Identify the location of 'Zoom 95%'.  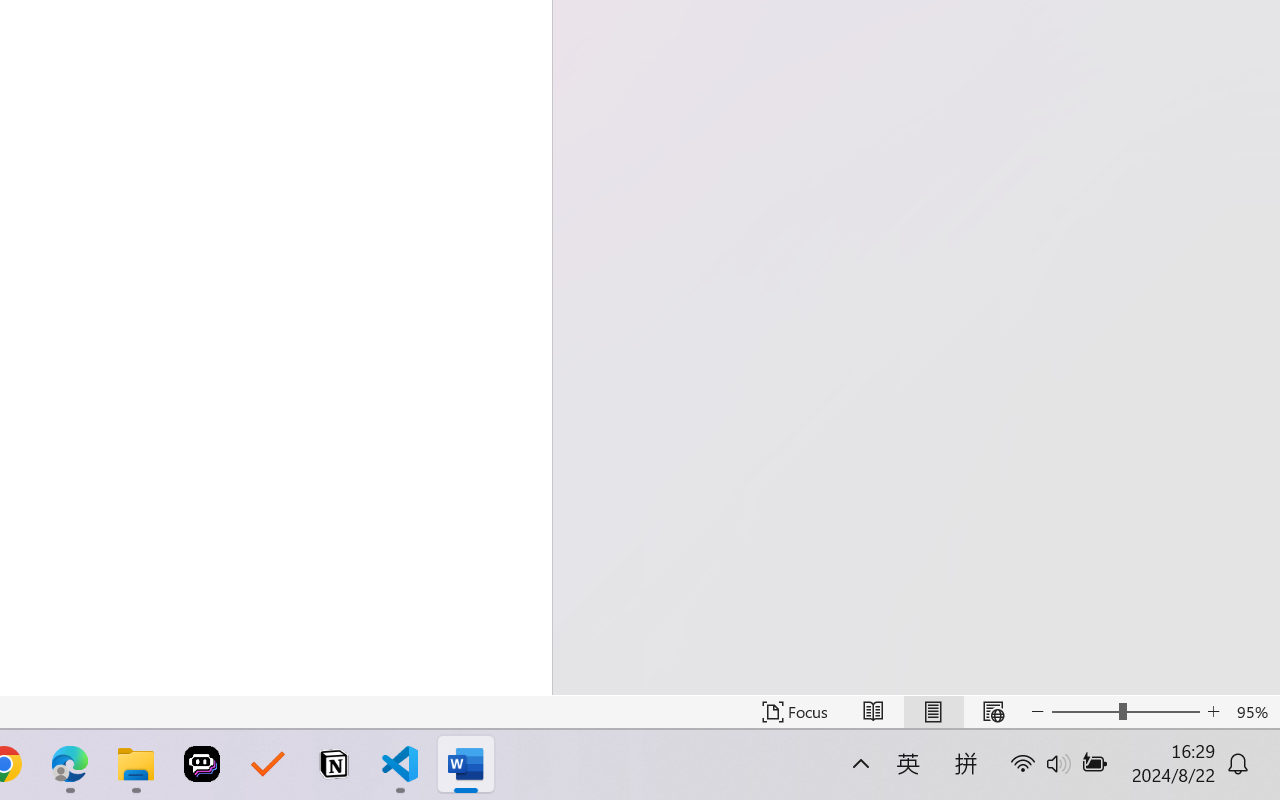
(1252, 711).